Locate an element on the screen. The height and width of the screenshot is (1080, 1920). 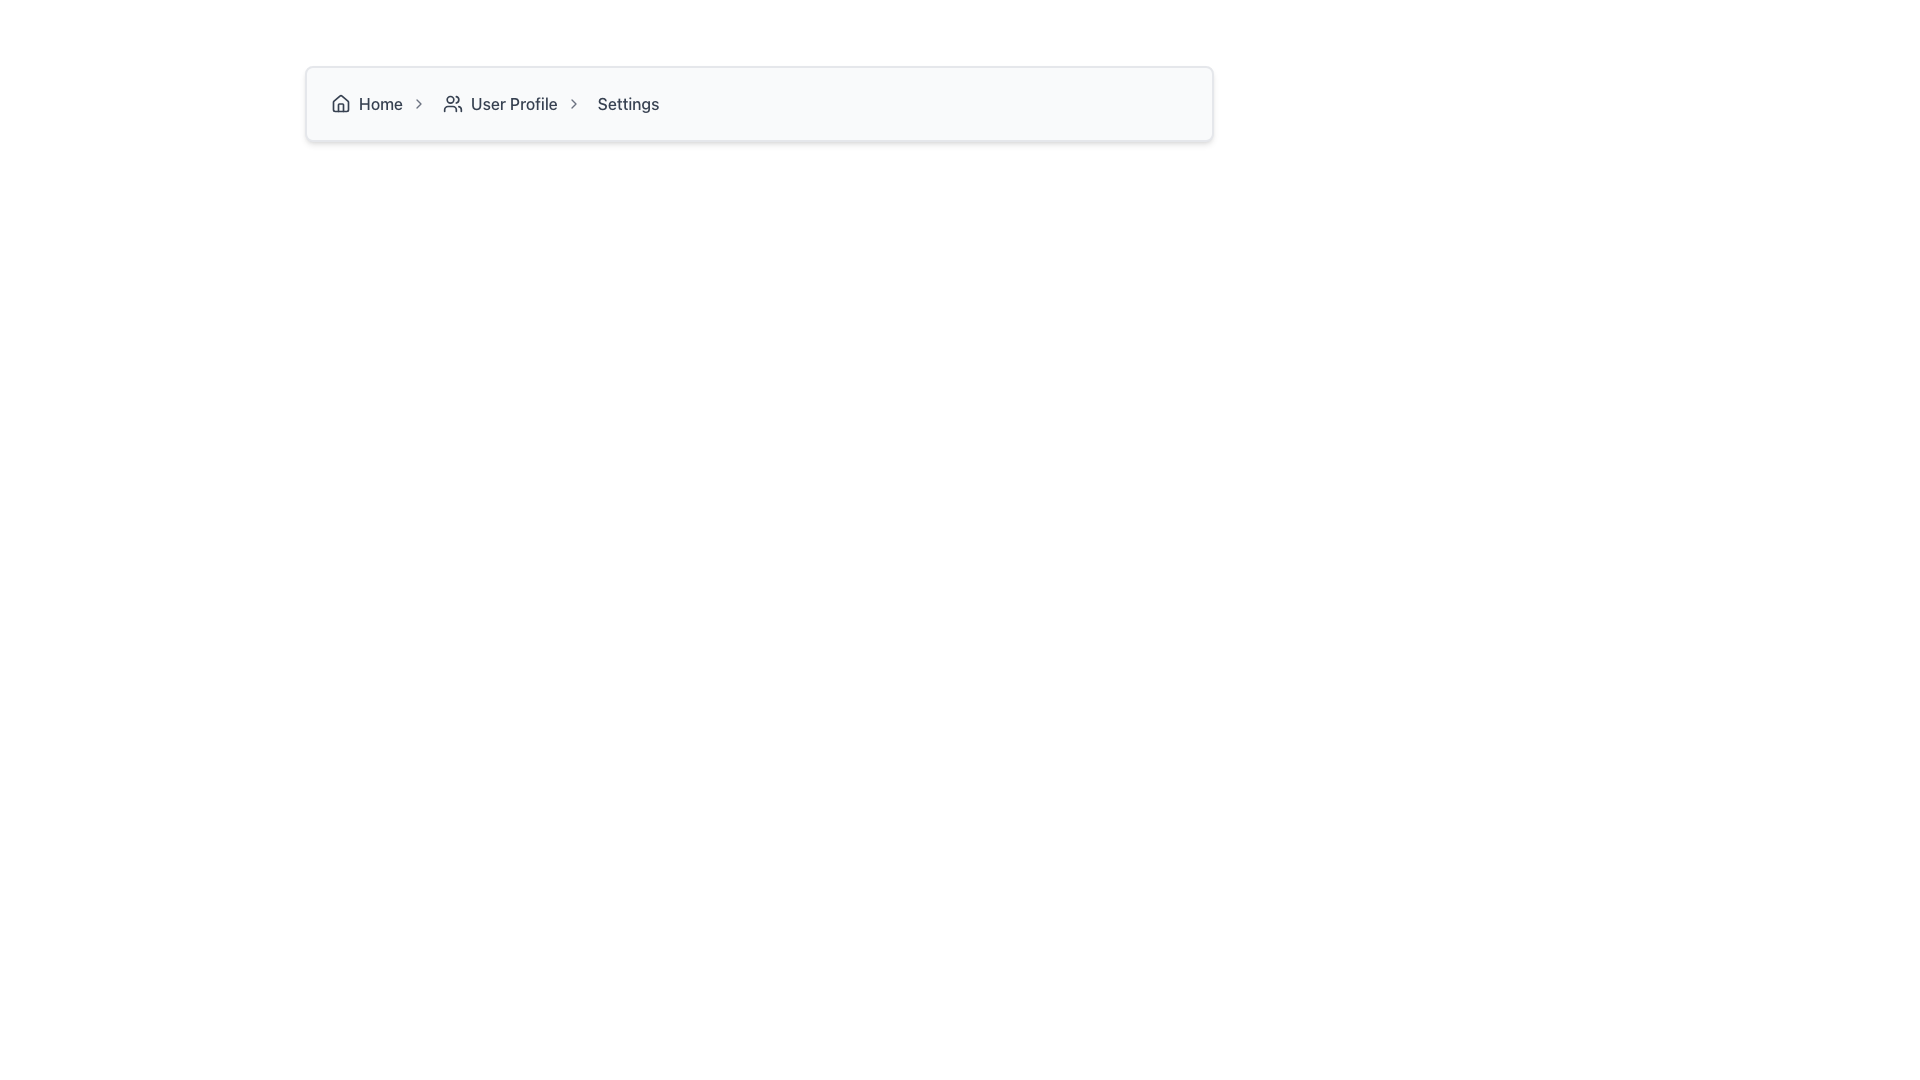
the house icon located on the left side of the breadcrumb navigation bar is located at coordinates (340, 103).